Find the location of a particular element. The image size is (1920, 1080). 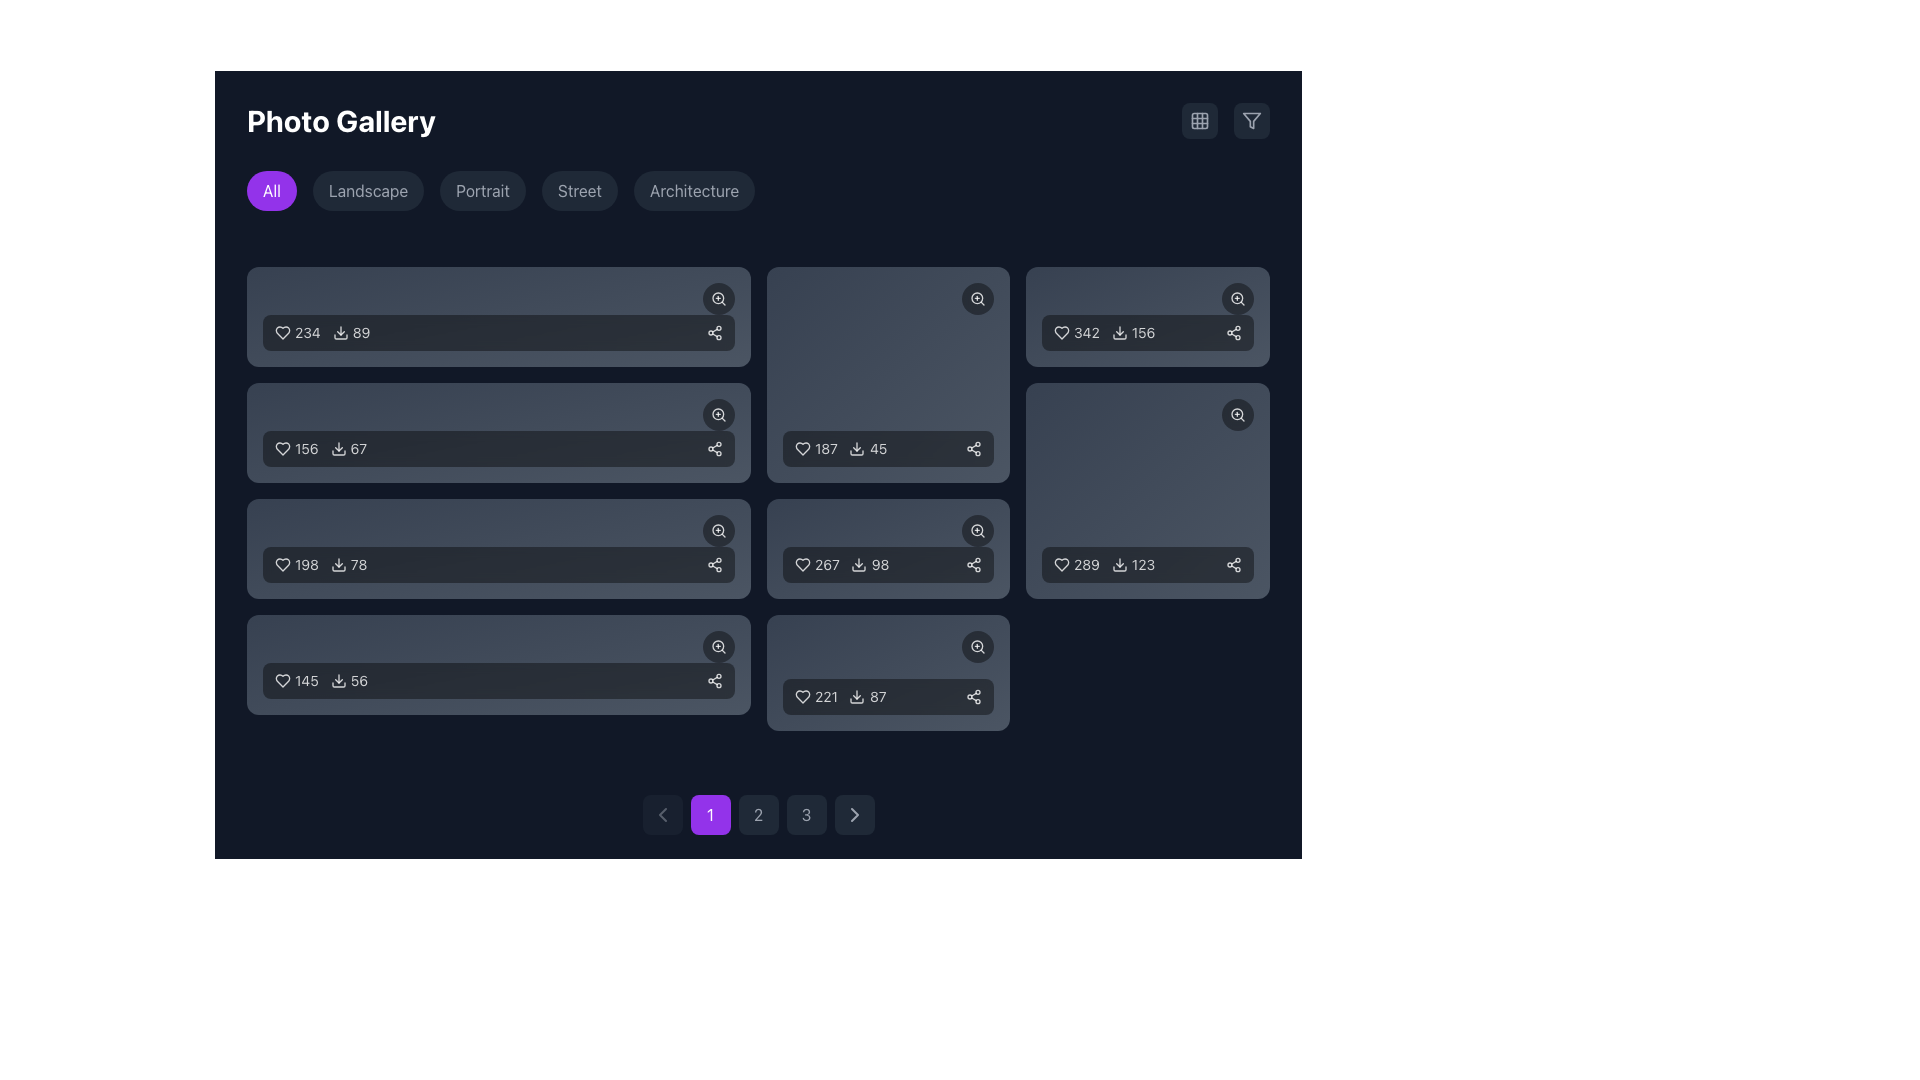

the zoom icon button located at the center-right of the card in the second row of the grid is located at coordinates (718, 414).